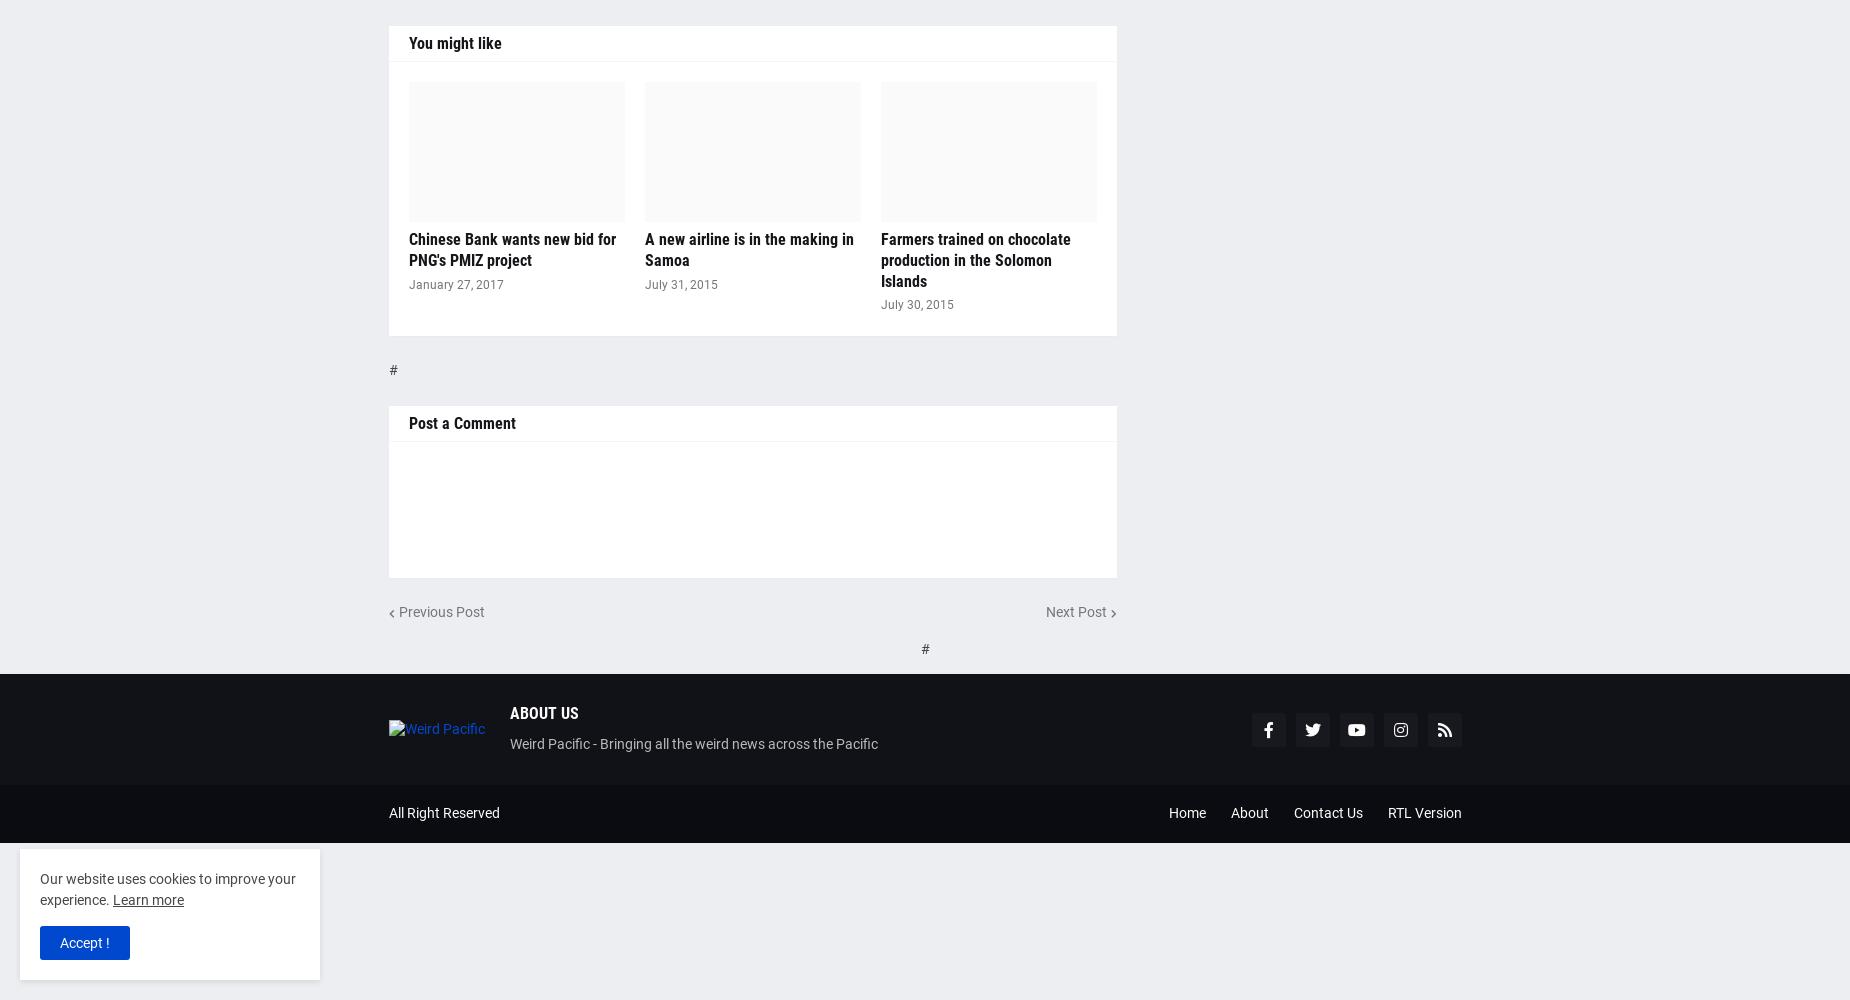 The height and width of the screenshot is (1000, 1850). I want to click on 'About Us', so click(508, 712).